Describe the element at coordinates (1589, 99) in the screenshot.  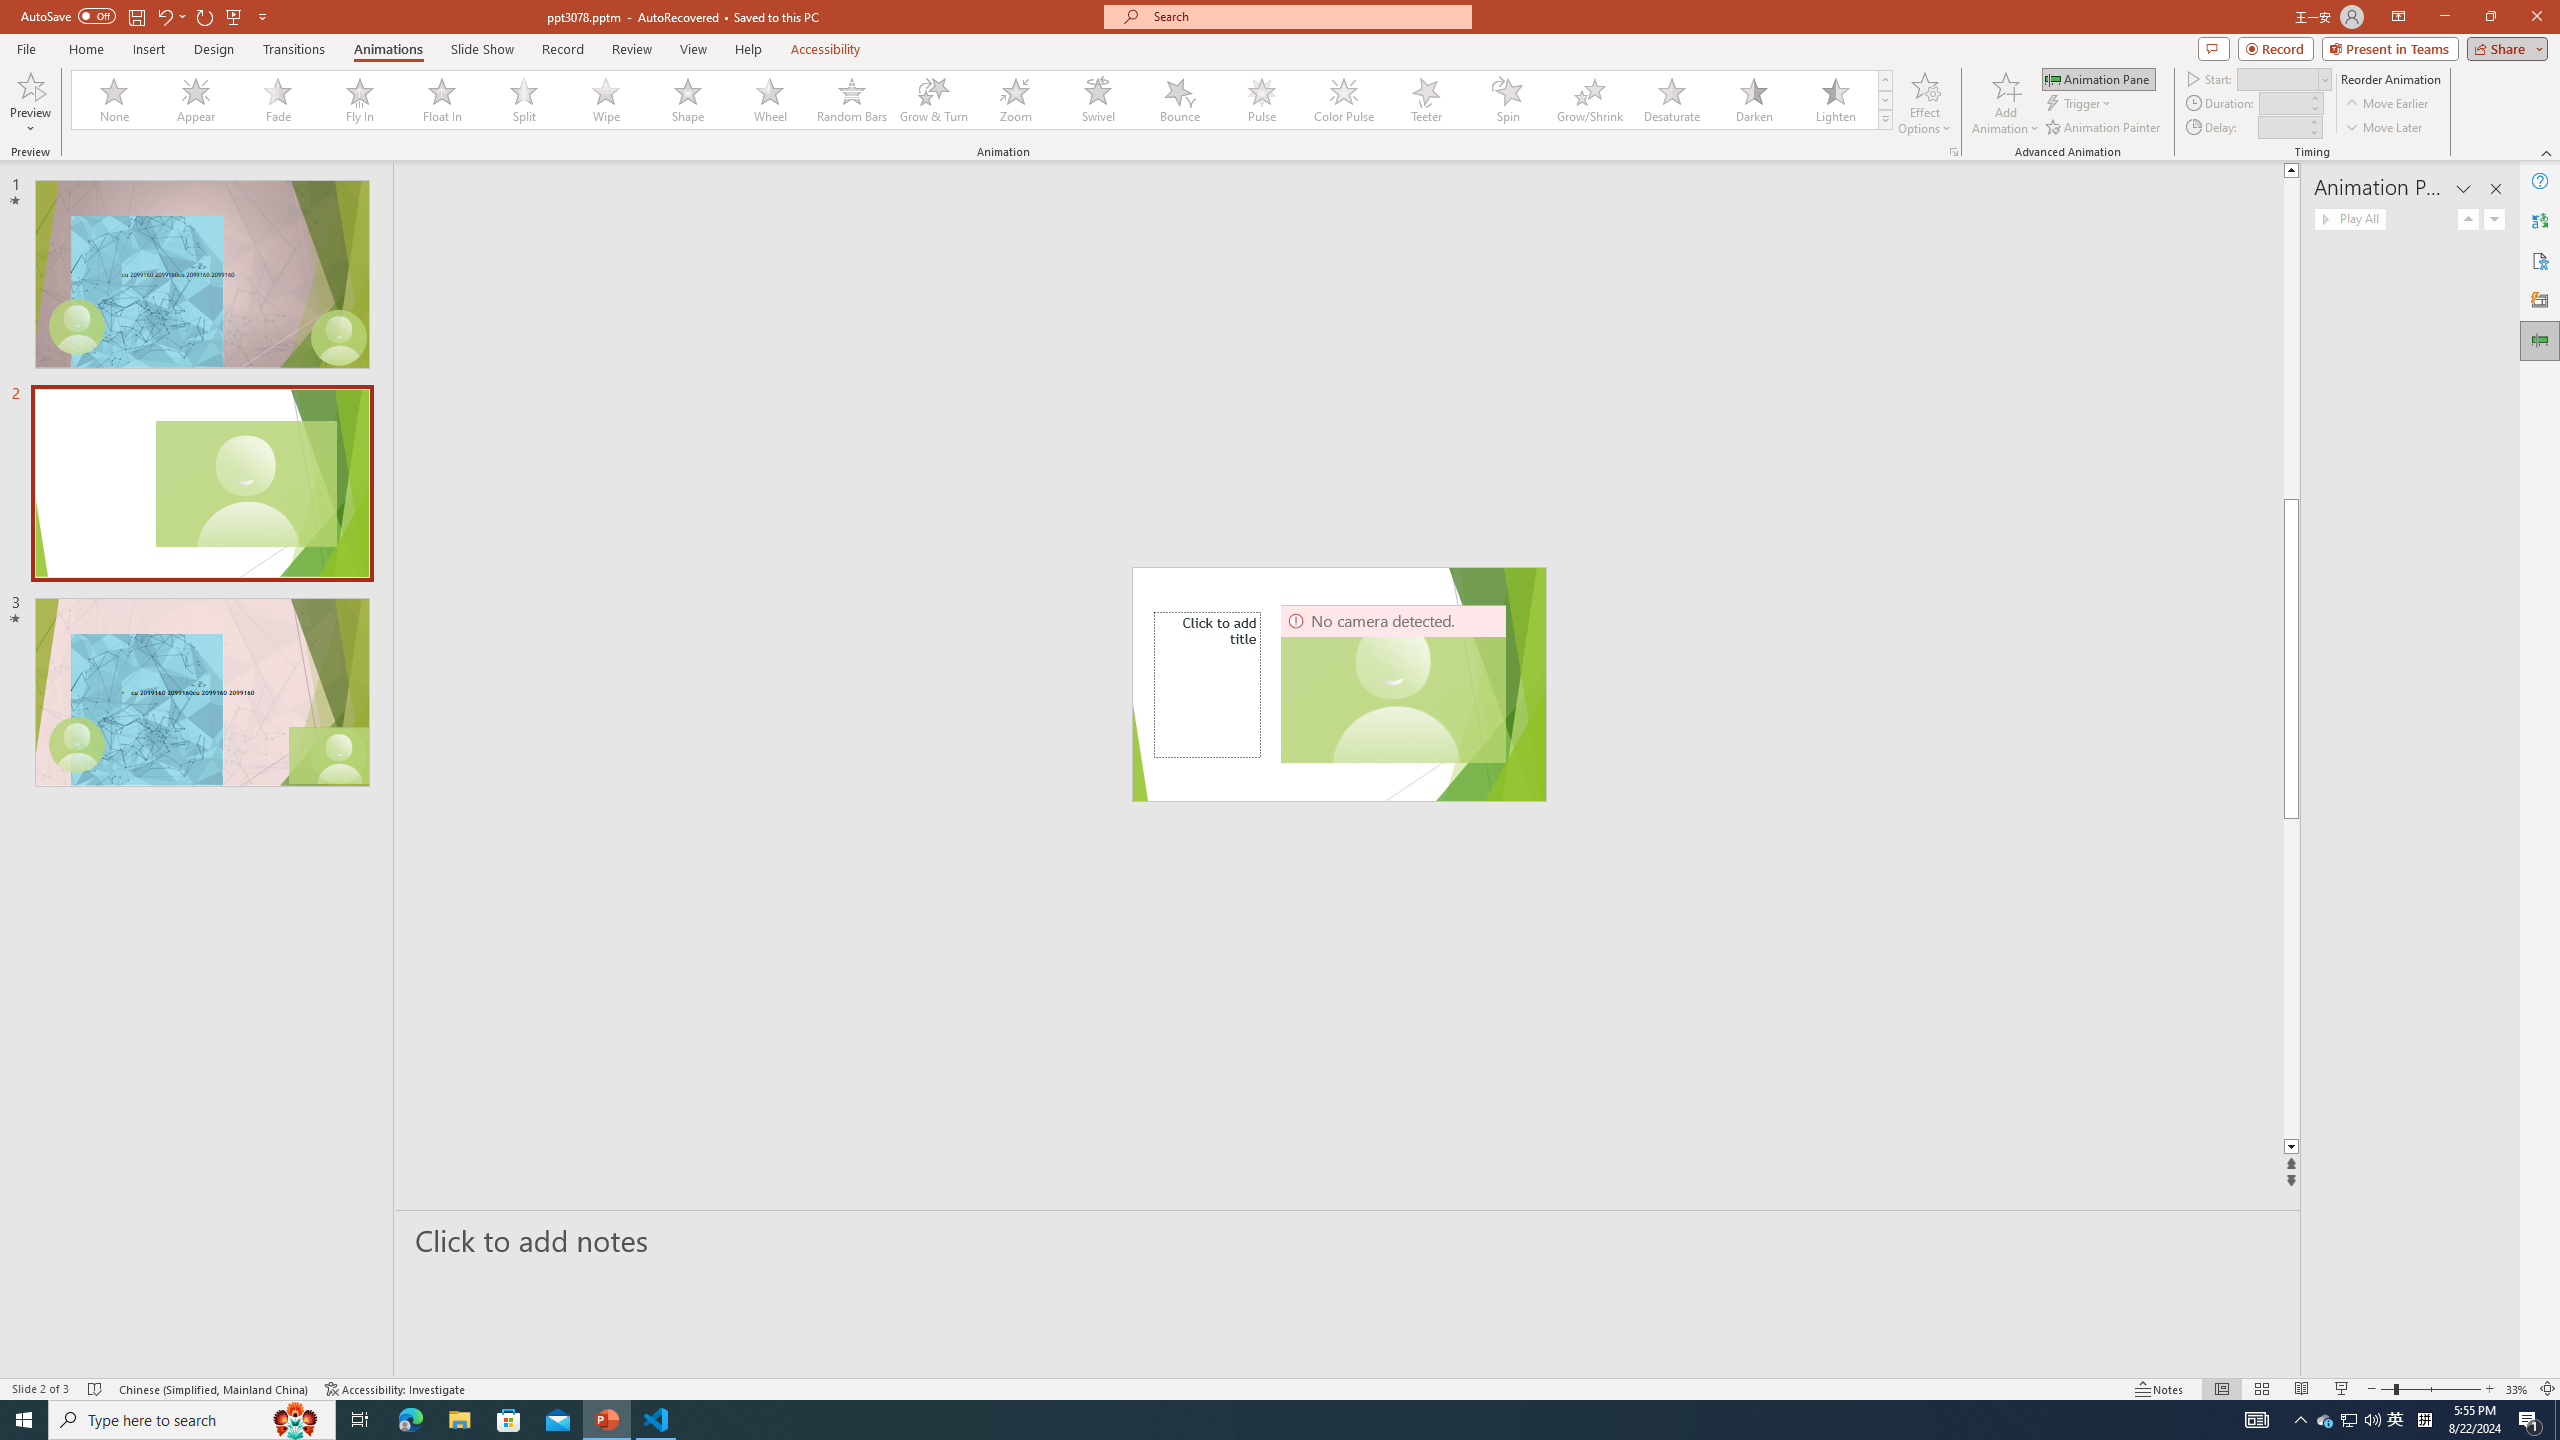
I see `'Grow/Shrink'` at that location.